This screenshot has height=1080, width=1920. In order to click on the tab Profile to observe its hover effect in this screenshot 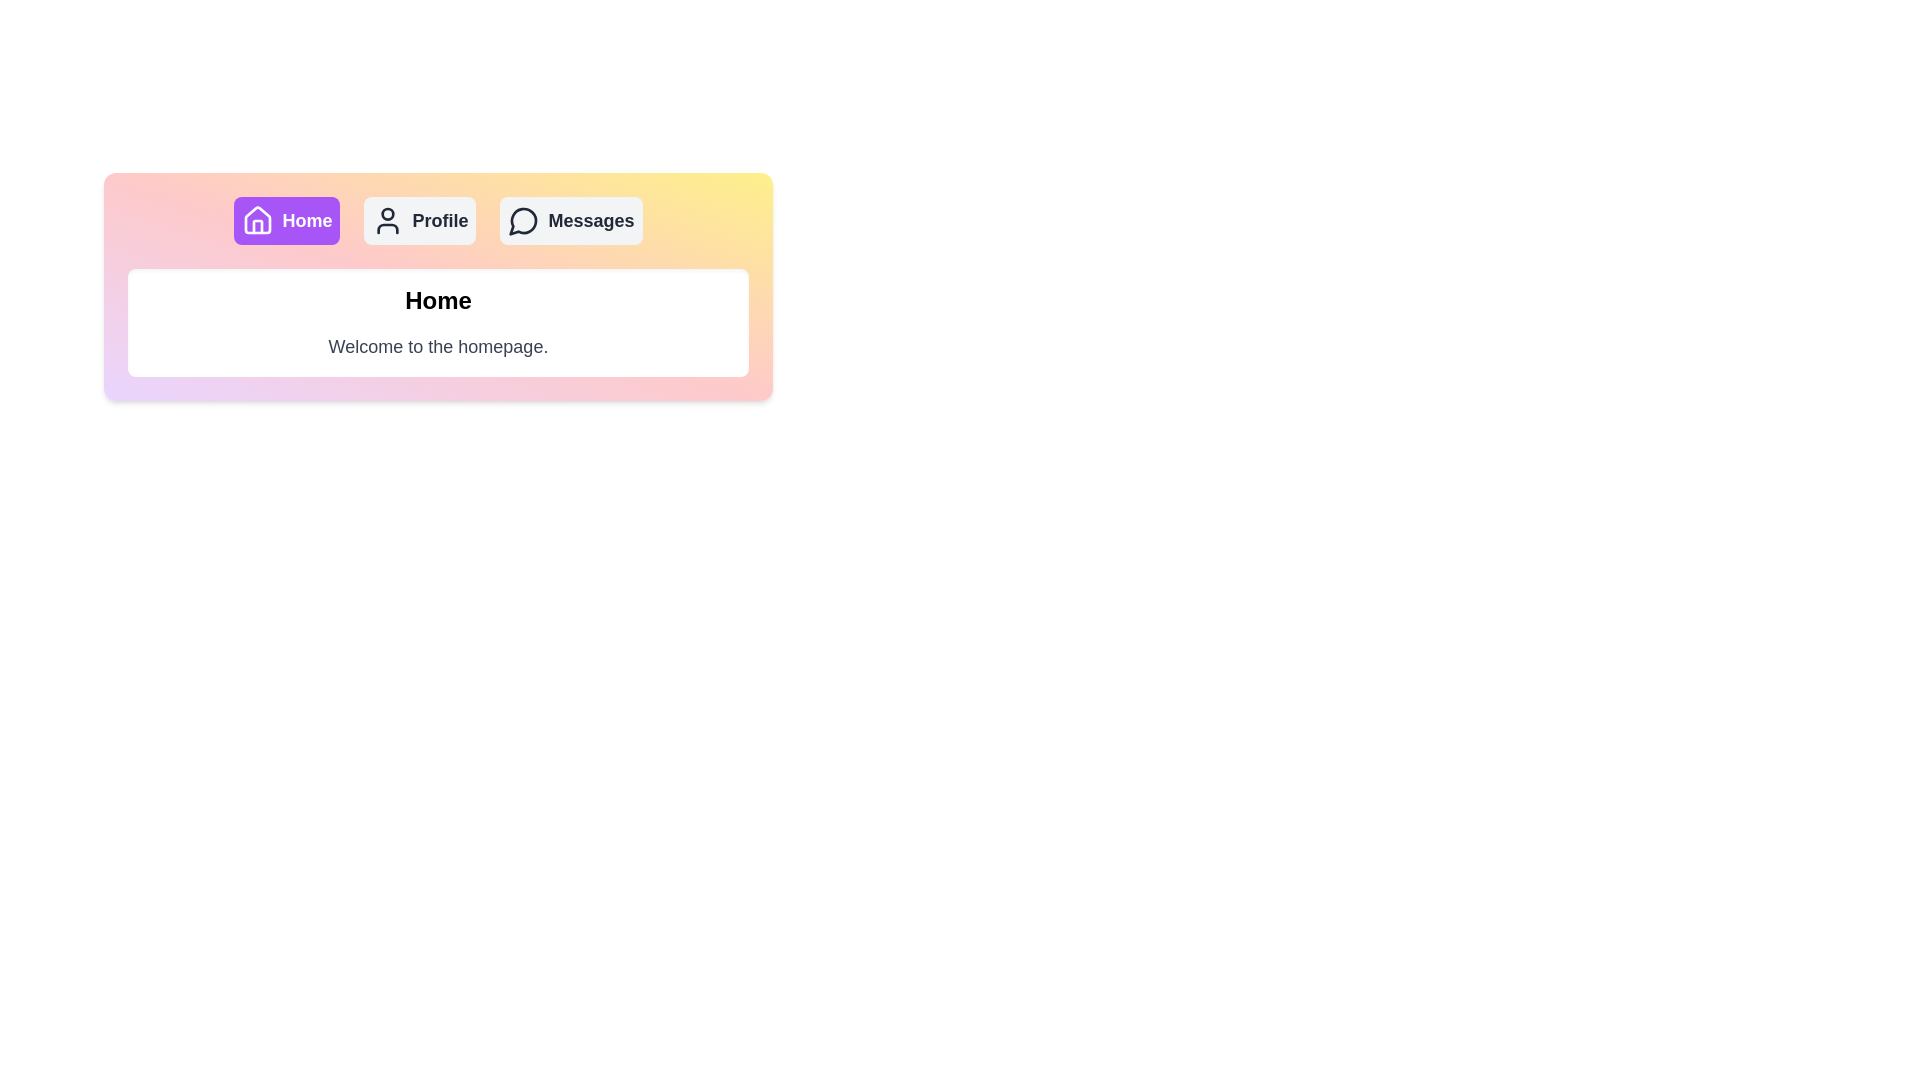, I will do `click(419, 220)`.